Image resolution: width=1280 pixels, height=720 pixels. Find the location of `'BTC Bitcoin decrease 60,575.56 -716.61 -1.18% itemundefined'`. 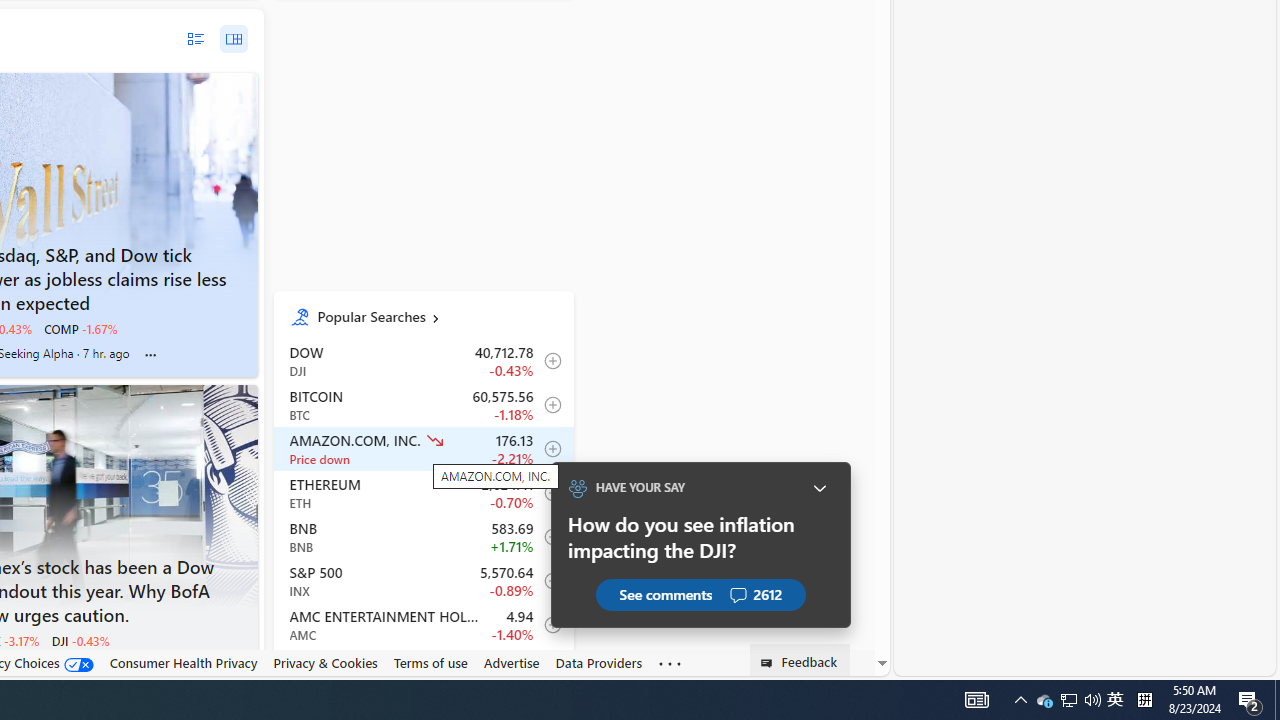

'BTC Bitcoin decrease 60,575.56 -716.61 -1.18% itemundefined' is located at coordinates (422, 405).